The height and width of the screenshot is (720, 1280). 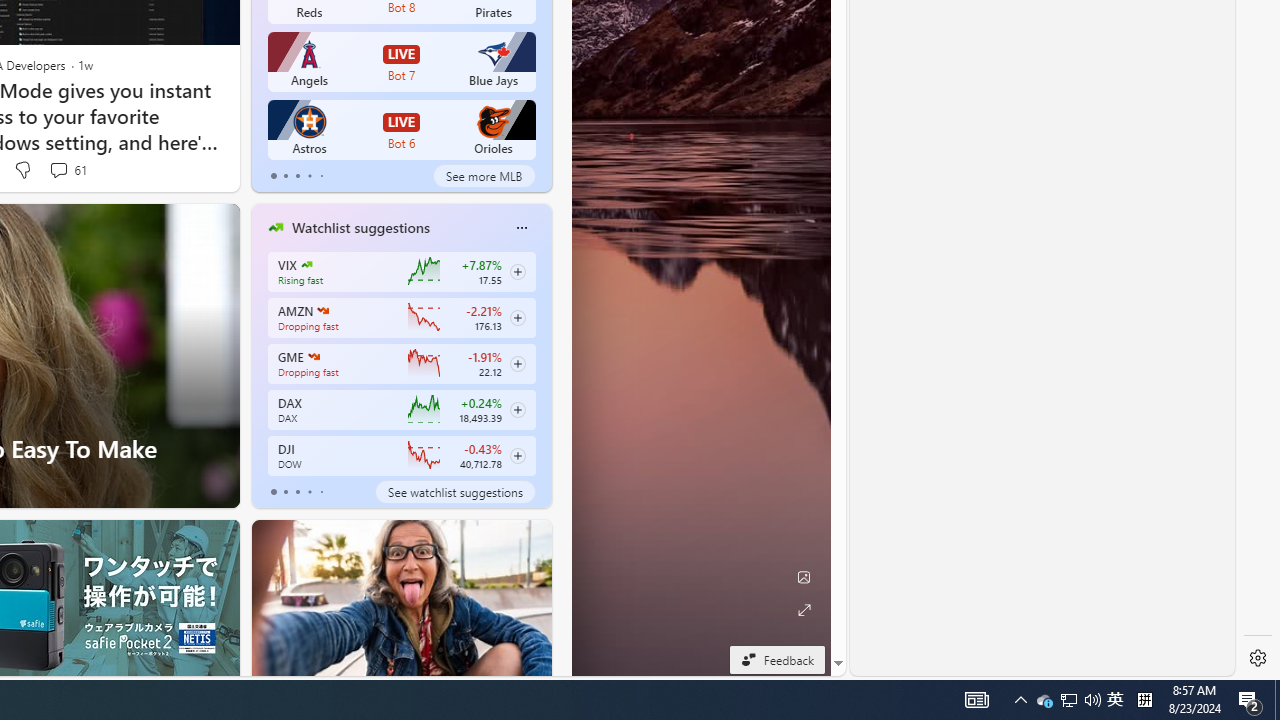 What do you see at coordinates (312, 356) in the screenshot?
I see `'GAMESTOP CORP.'` at bounding box center [312, 356].